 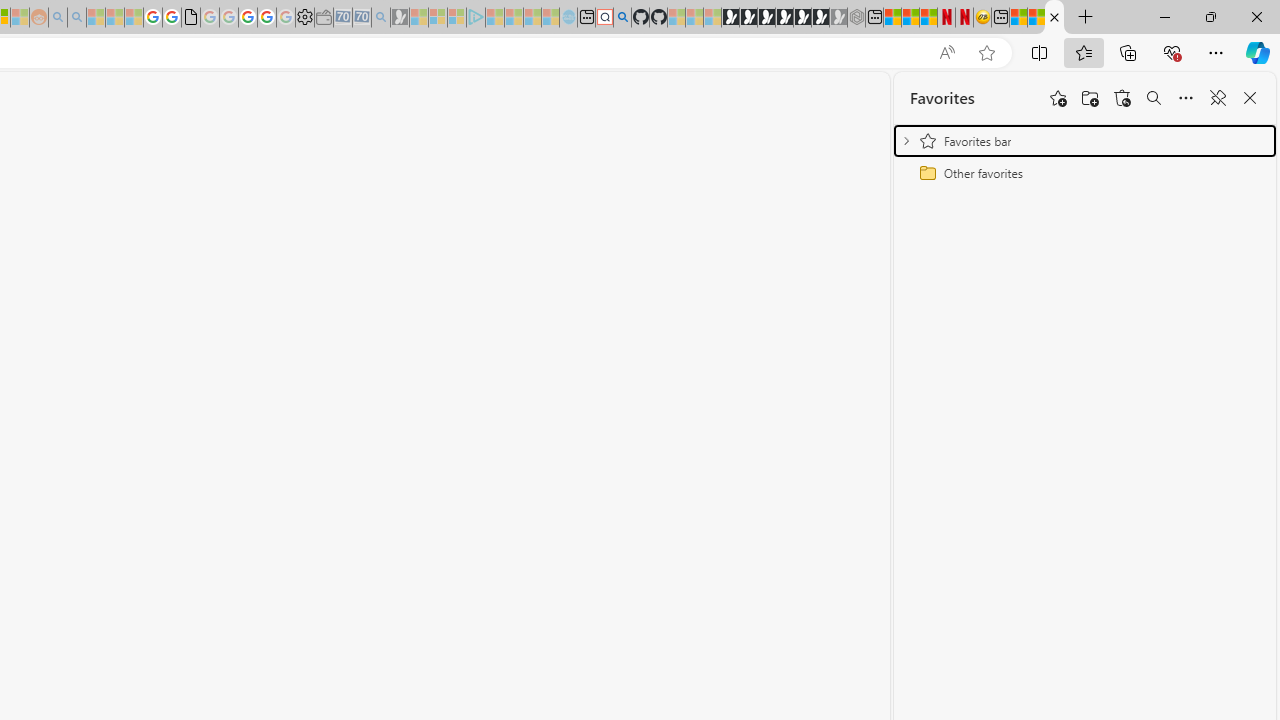 What do you see at coordinates (1088, 98) in the screenshot?
I see `'Add folder'` at bounding box center [1088, 98].